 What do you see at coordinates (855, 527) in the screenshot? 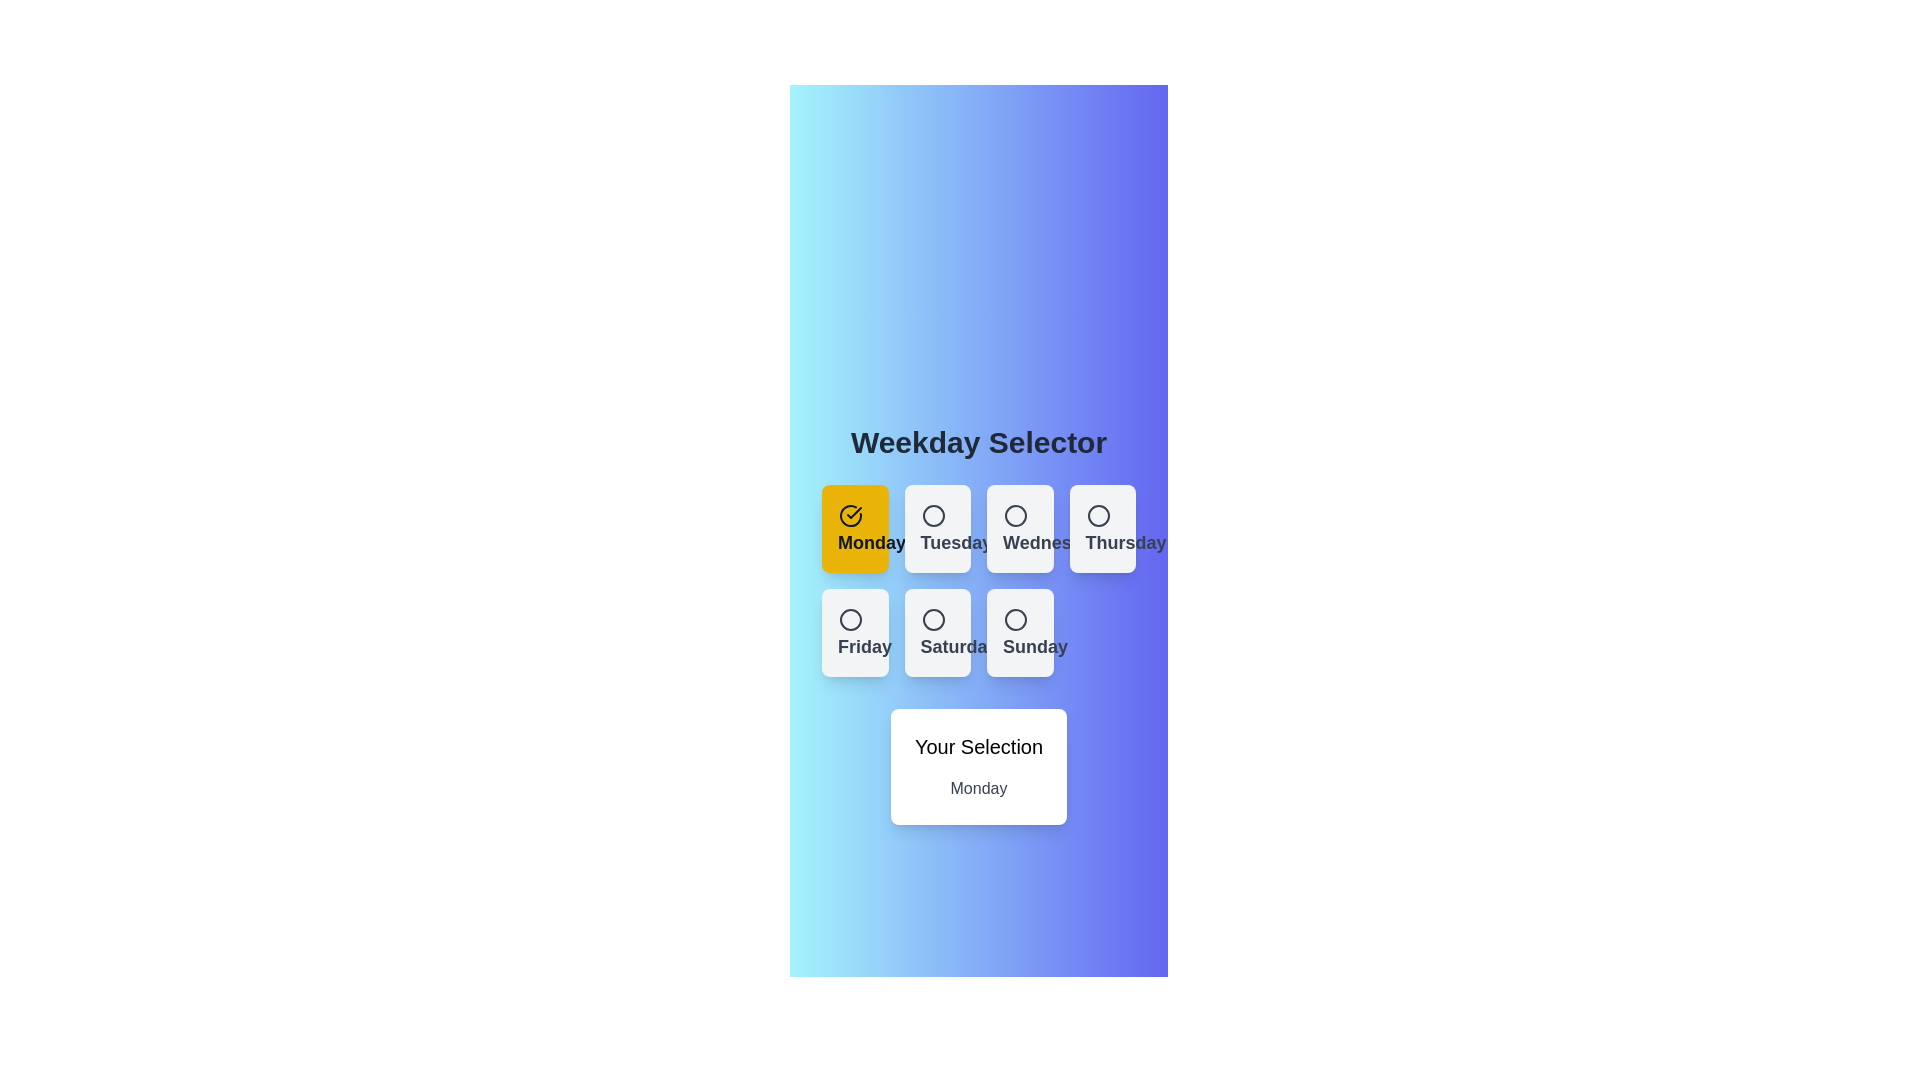
I see `the button corresponding to Monday` at bounding box center [855, 527].